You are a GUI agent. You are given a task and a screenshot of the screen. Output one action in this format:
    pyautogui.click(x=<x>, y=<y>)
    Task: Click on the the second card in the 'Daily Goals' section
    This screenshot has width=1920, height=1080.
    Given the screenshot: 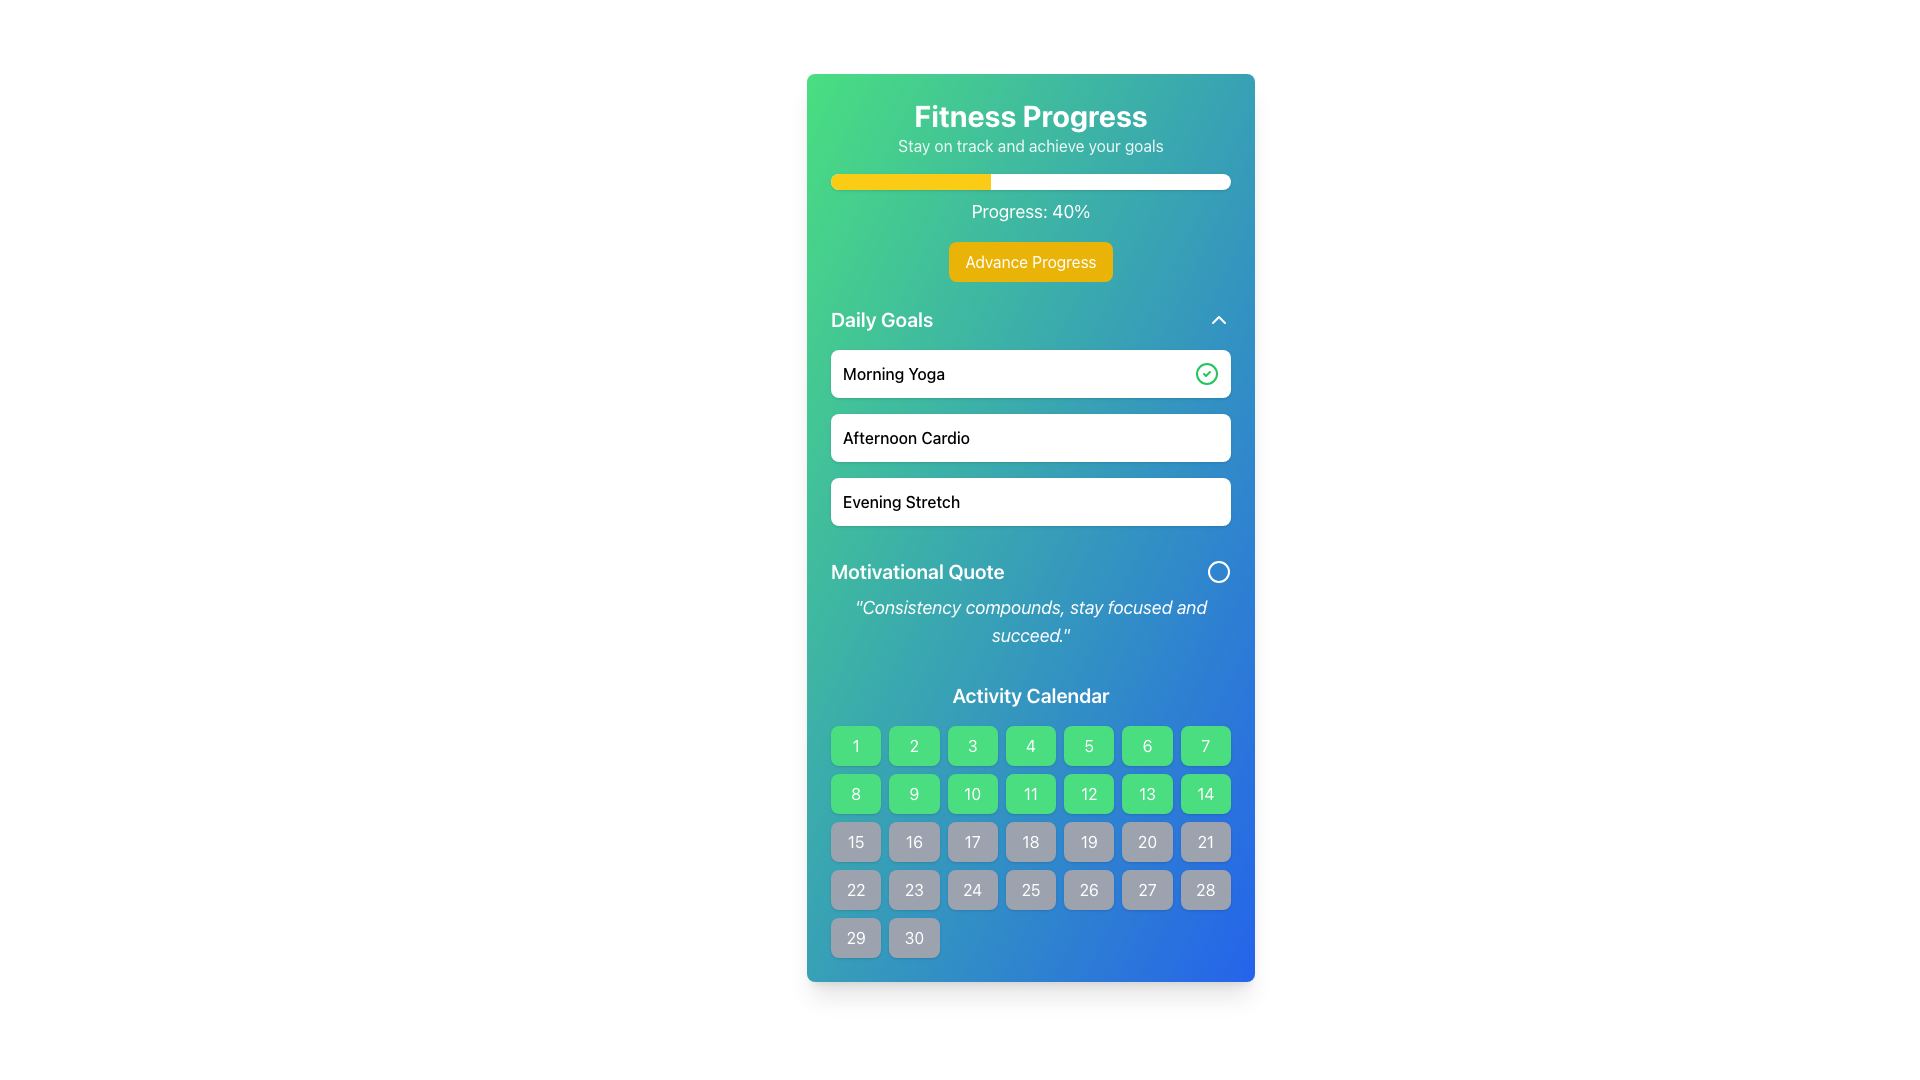 What is the action you would take?
    pyautogui.click(x=1031, y=415)
    